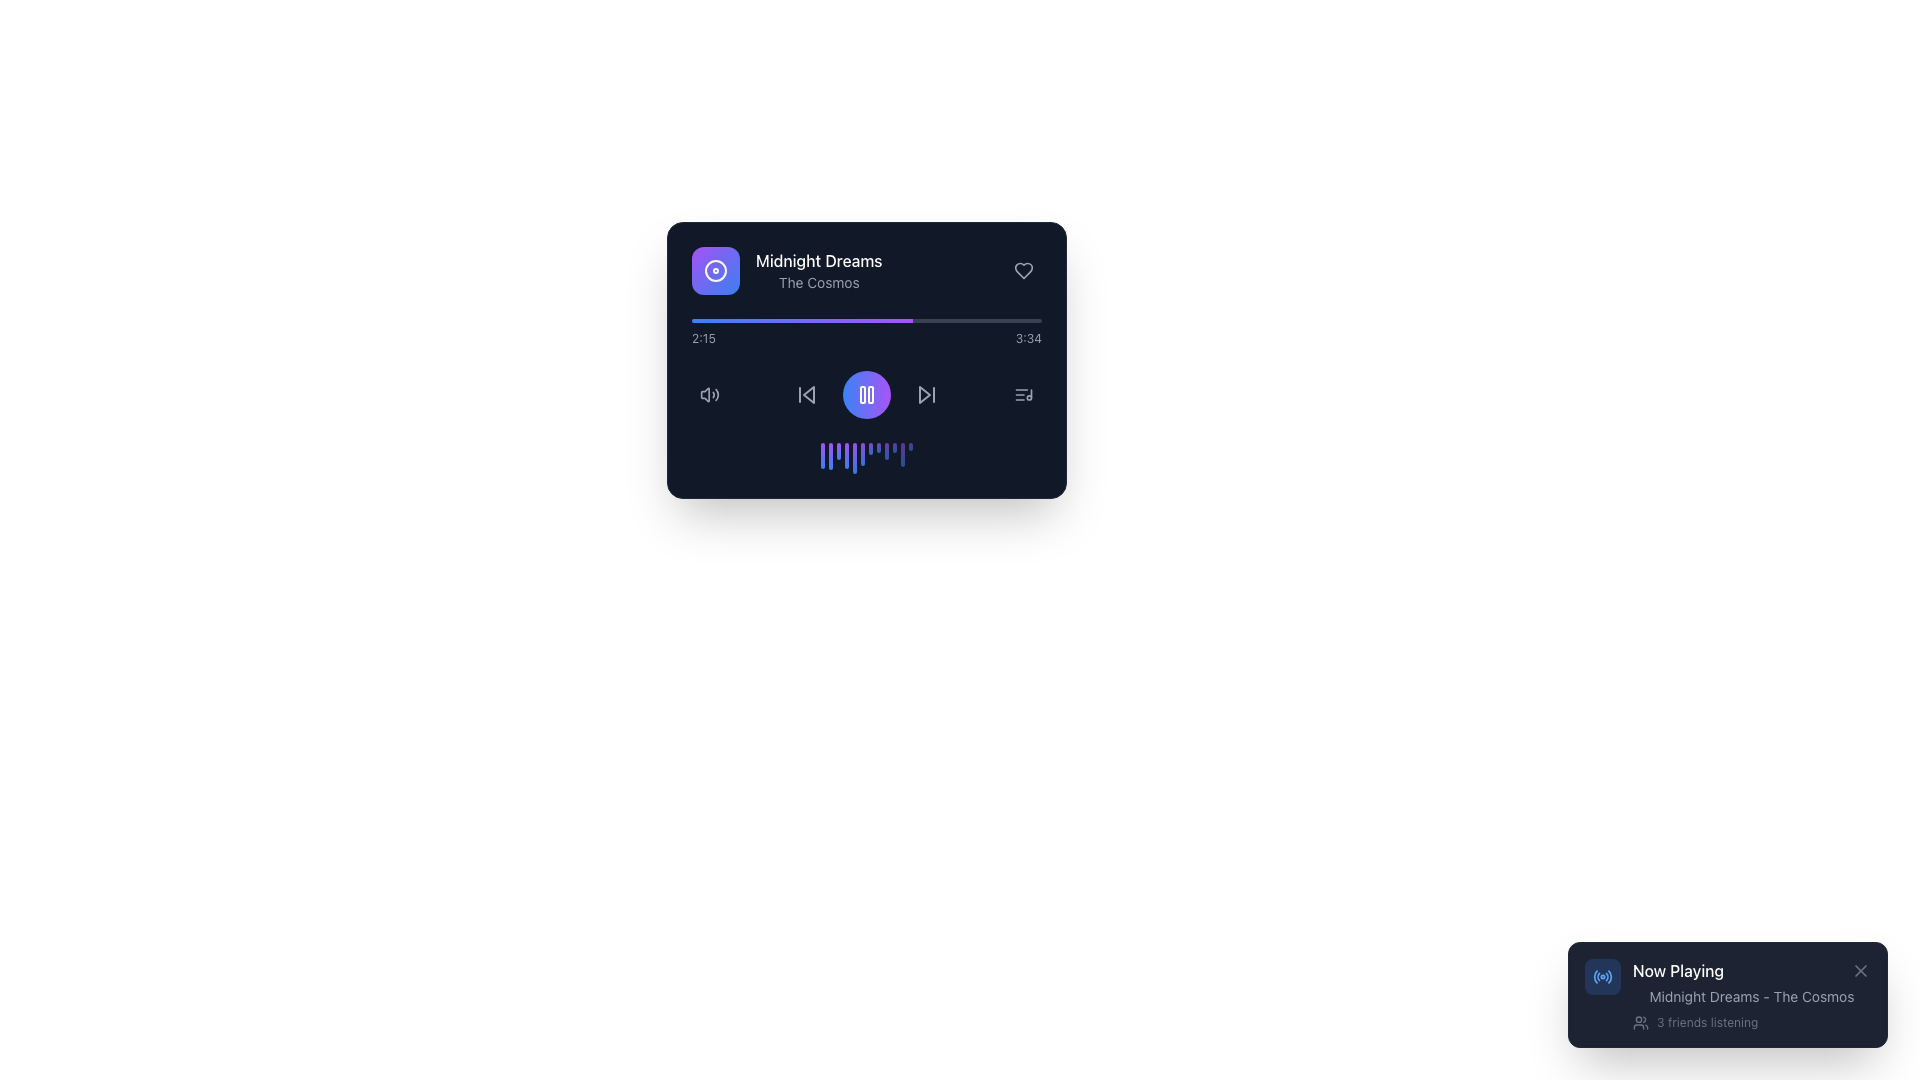  Describe the element at coordinates (839, 451) in the screenshot. I see `the animation of the third dynamic visual bar located below the central play button in the audio player interface` at that location.